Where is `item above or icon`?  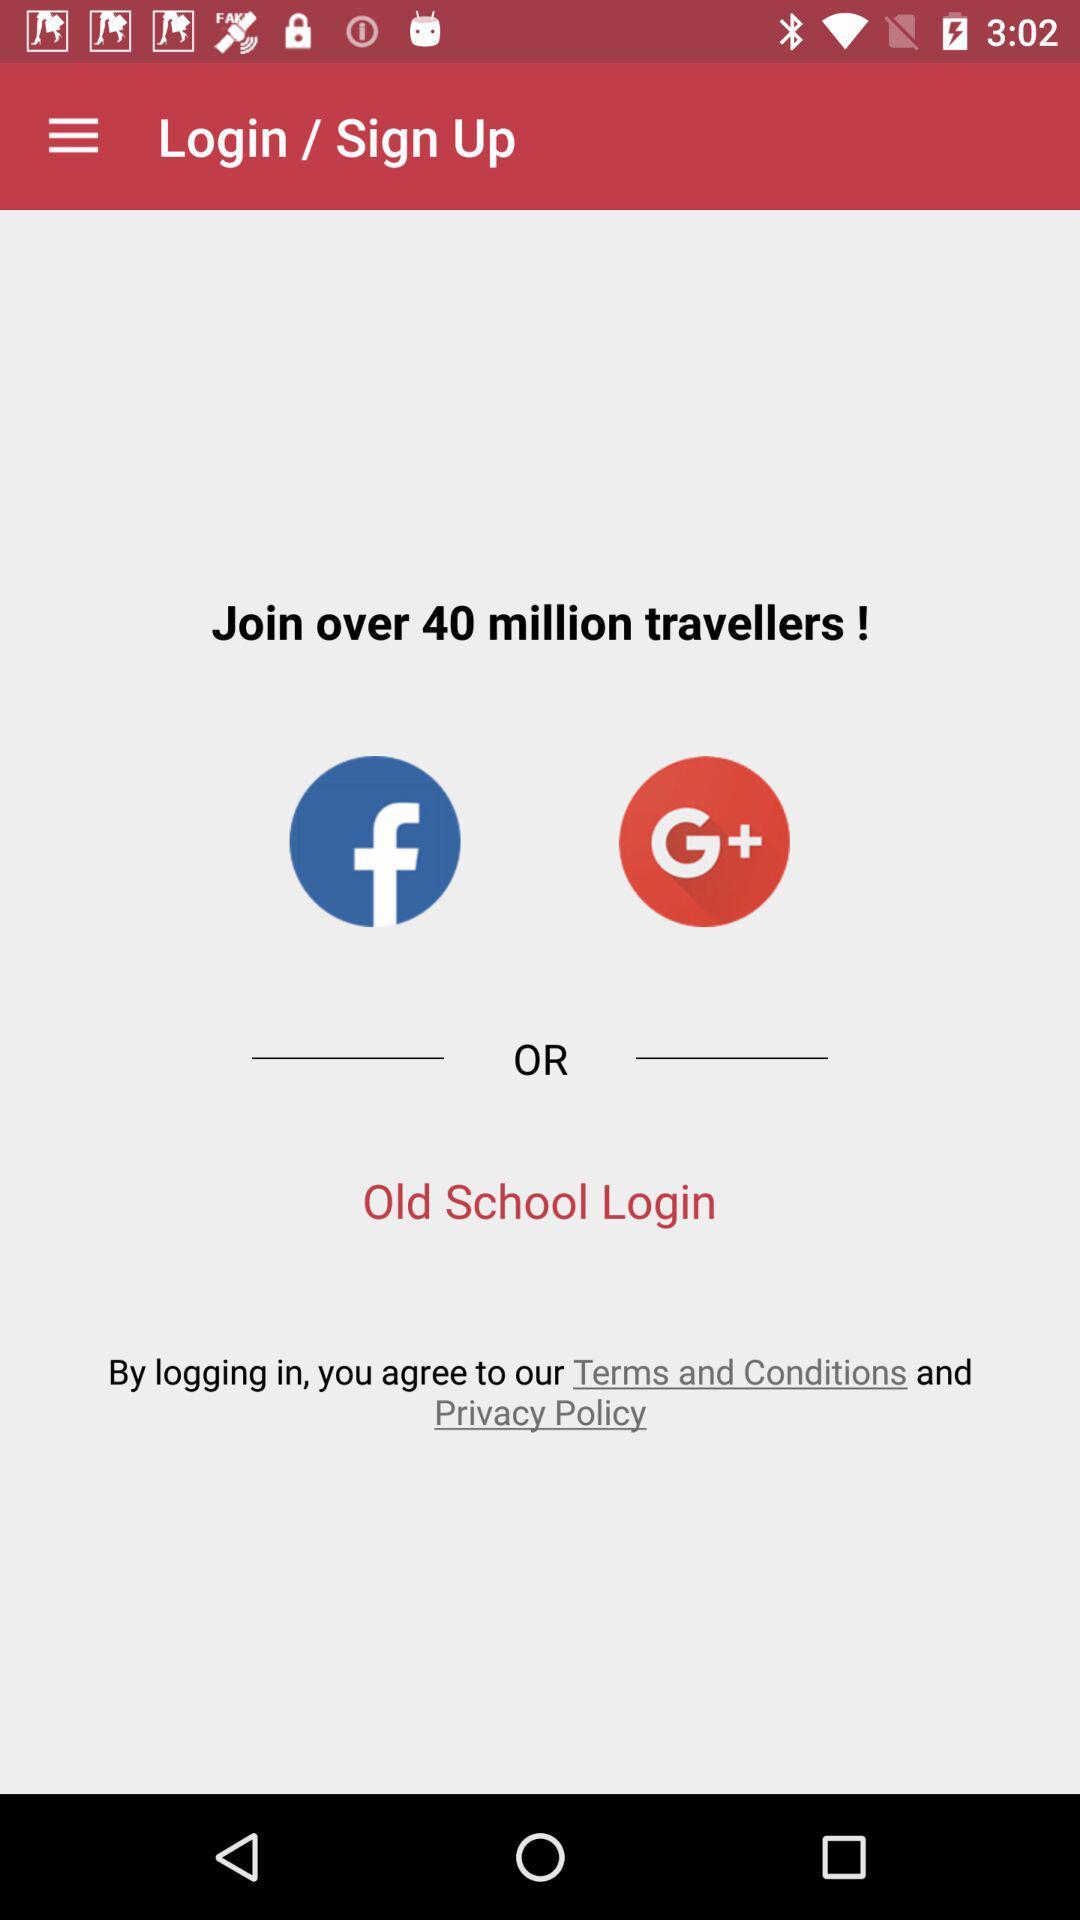 item above or icon is located at coordinates (374, 841).